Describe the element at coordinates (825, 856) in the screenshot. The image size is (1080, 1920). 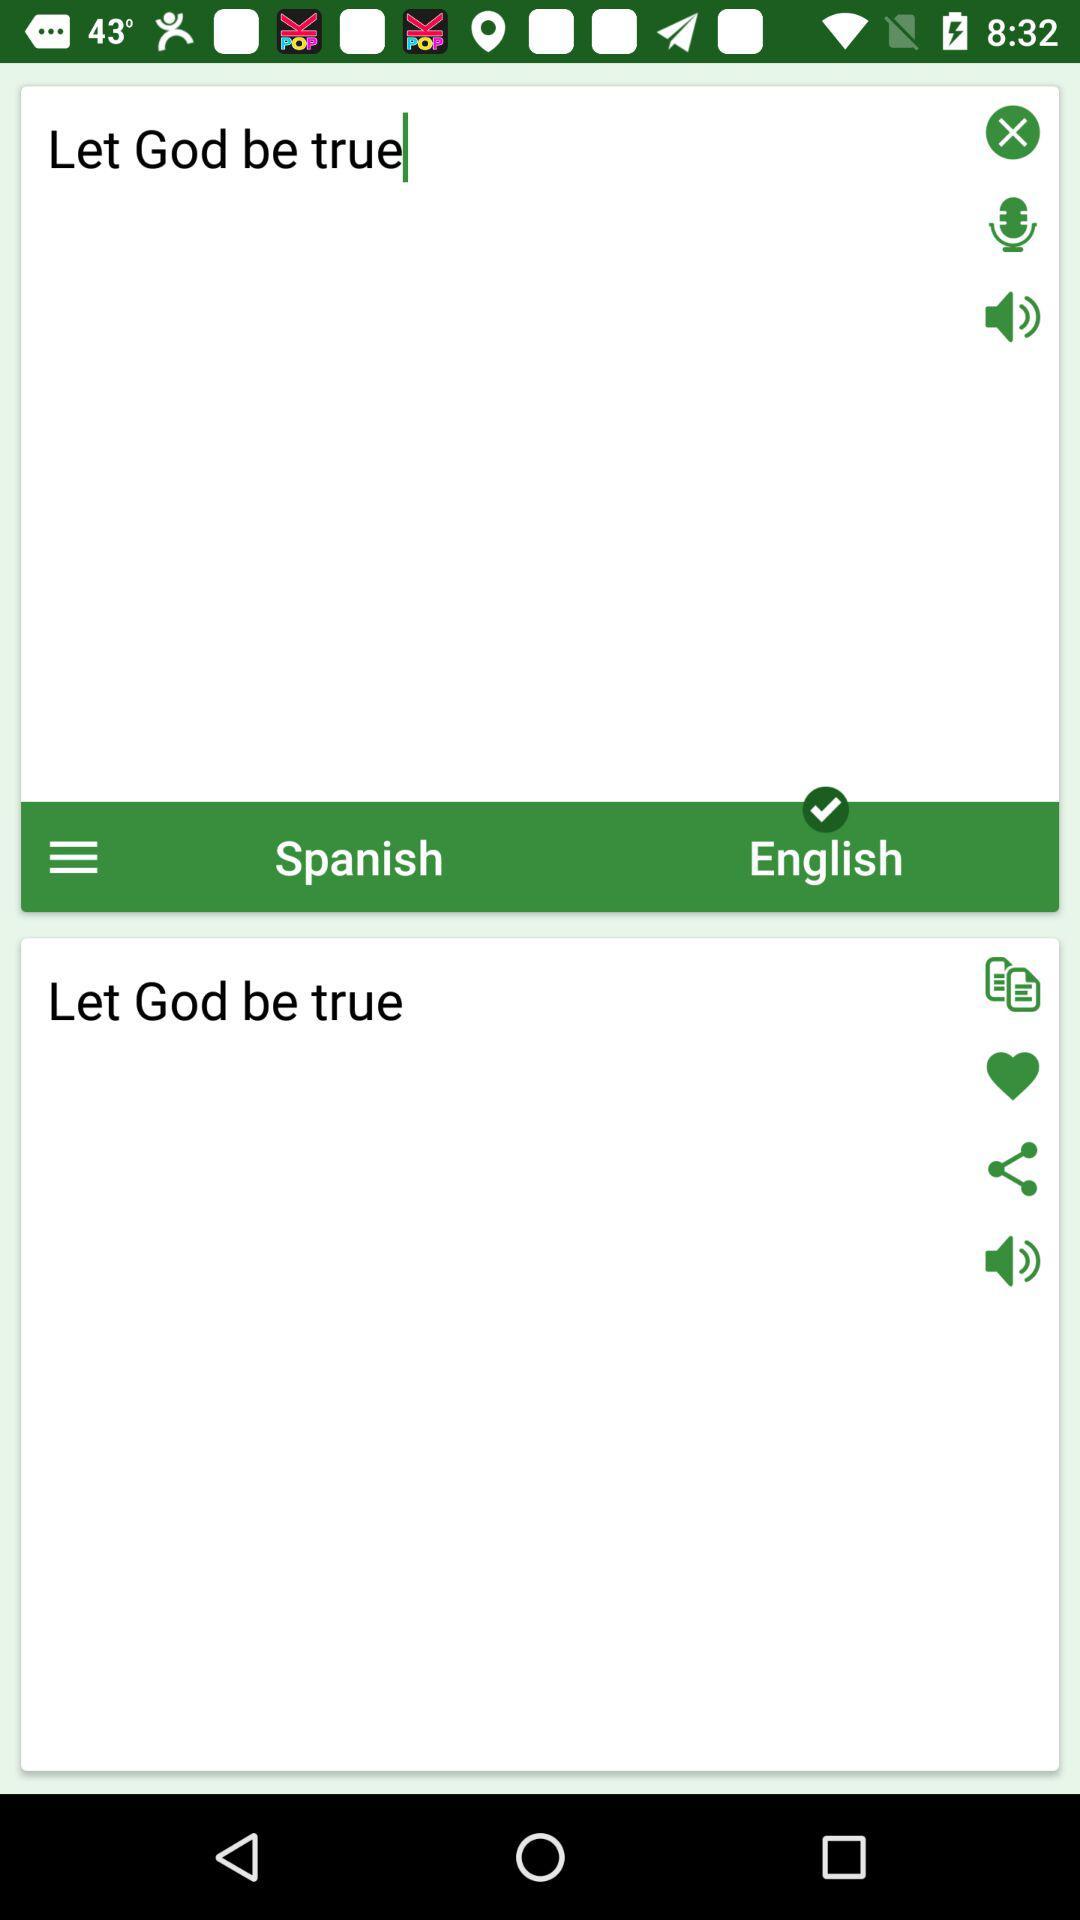
I see `icon below let god be` at that location.